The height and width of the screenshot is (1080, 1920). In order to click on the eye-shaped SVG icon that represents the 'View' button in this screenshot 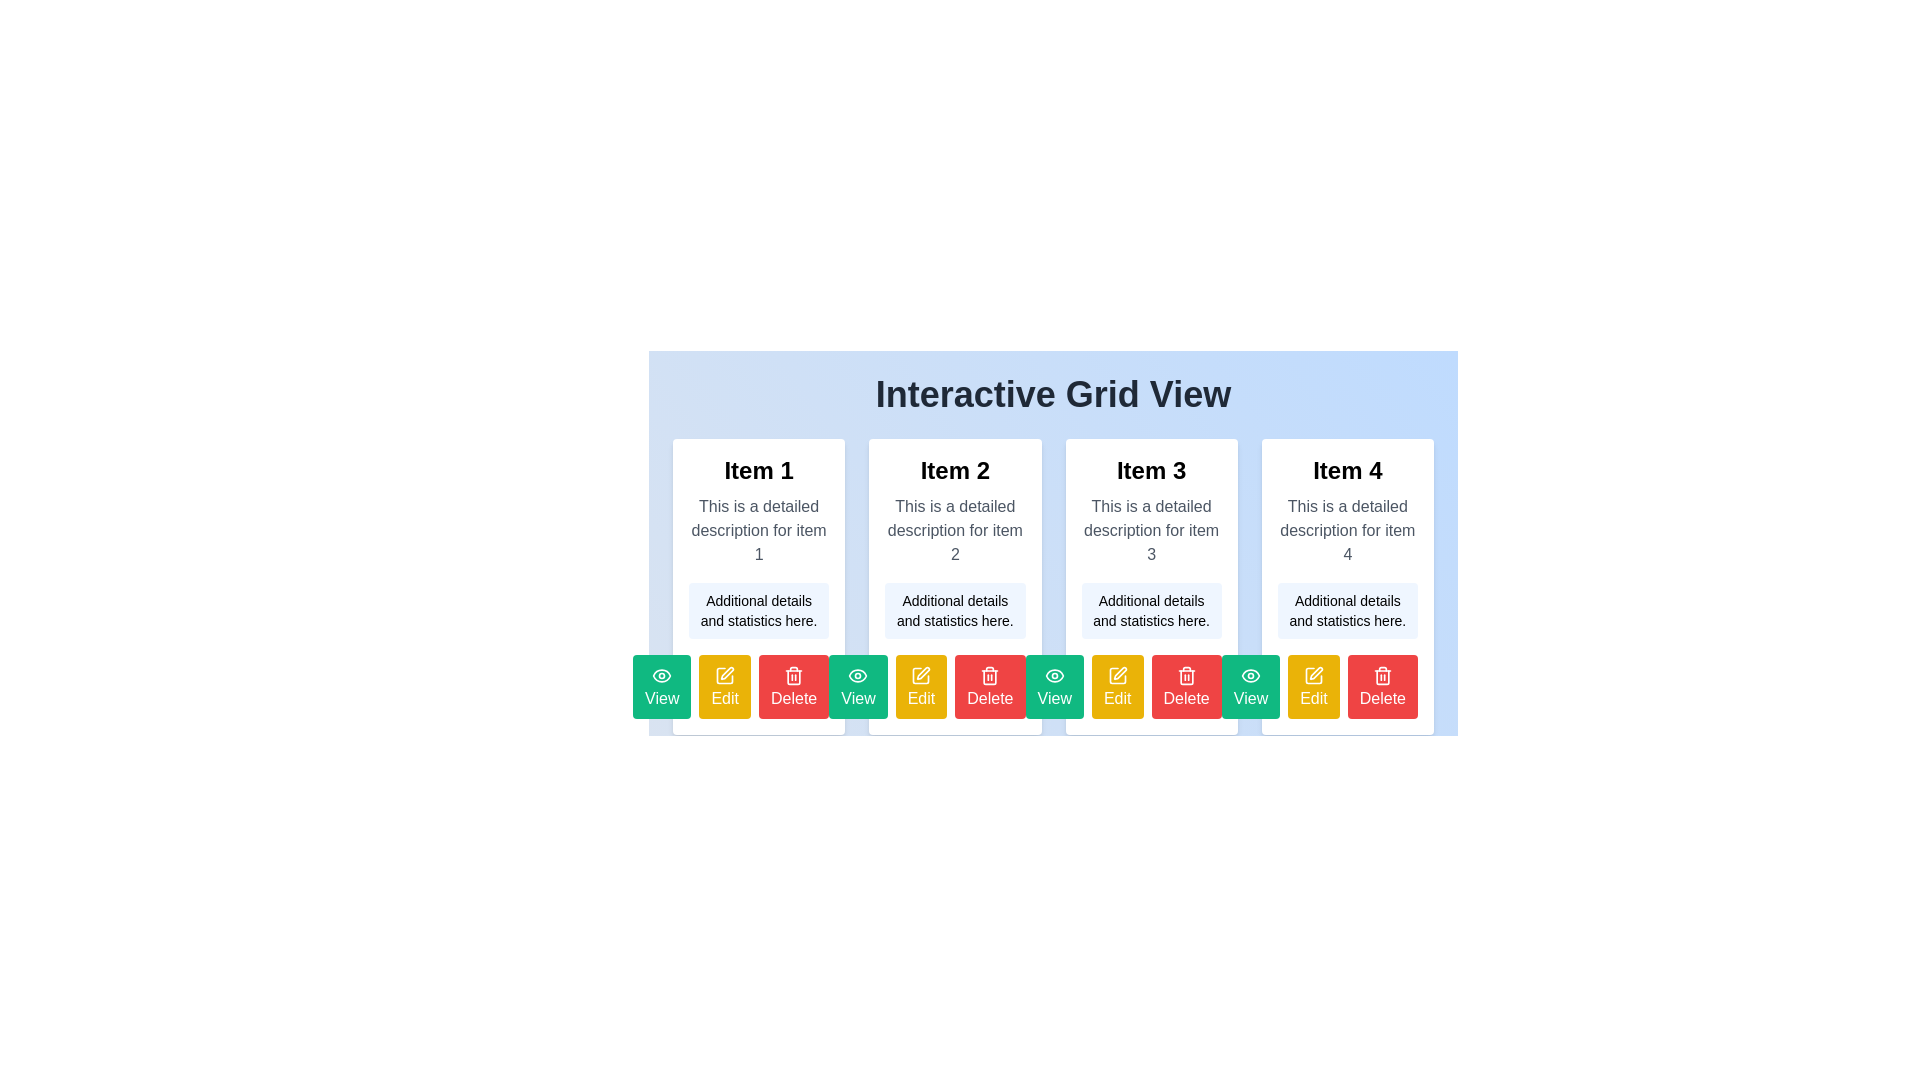, I will do `click(858, 675)`.